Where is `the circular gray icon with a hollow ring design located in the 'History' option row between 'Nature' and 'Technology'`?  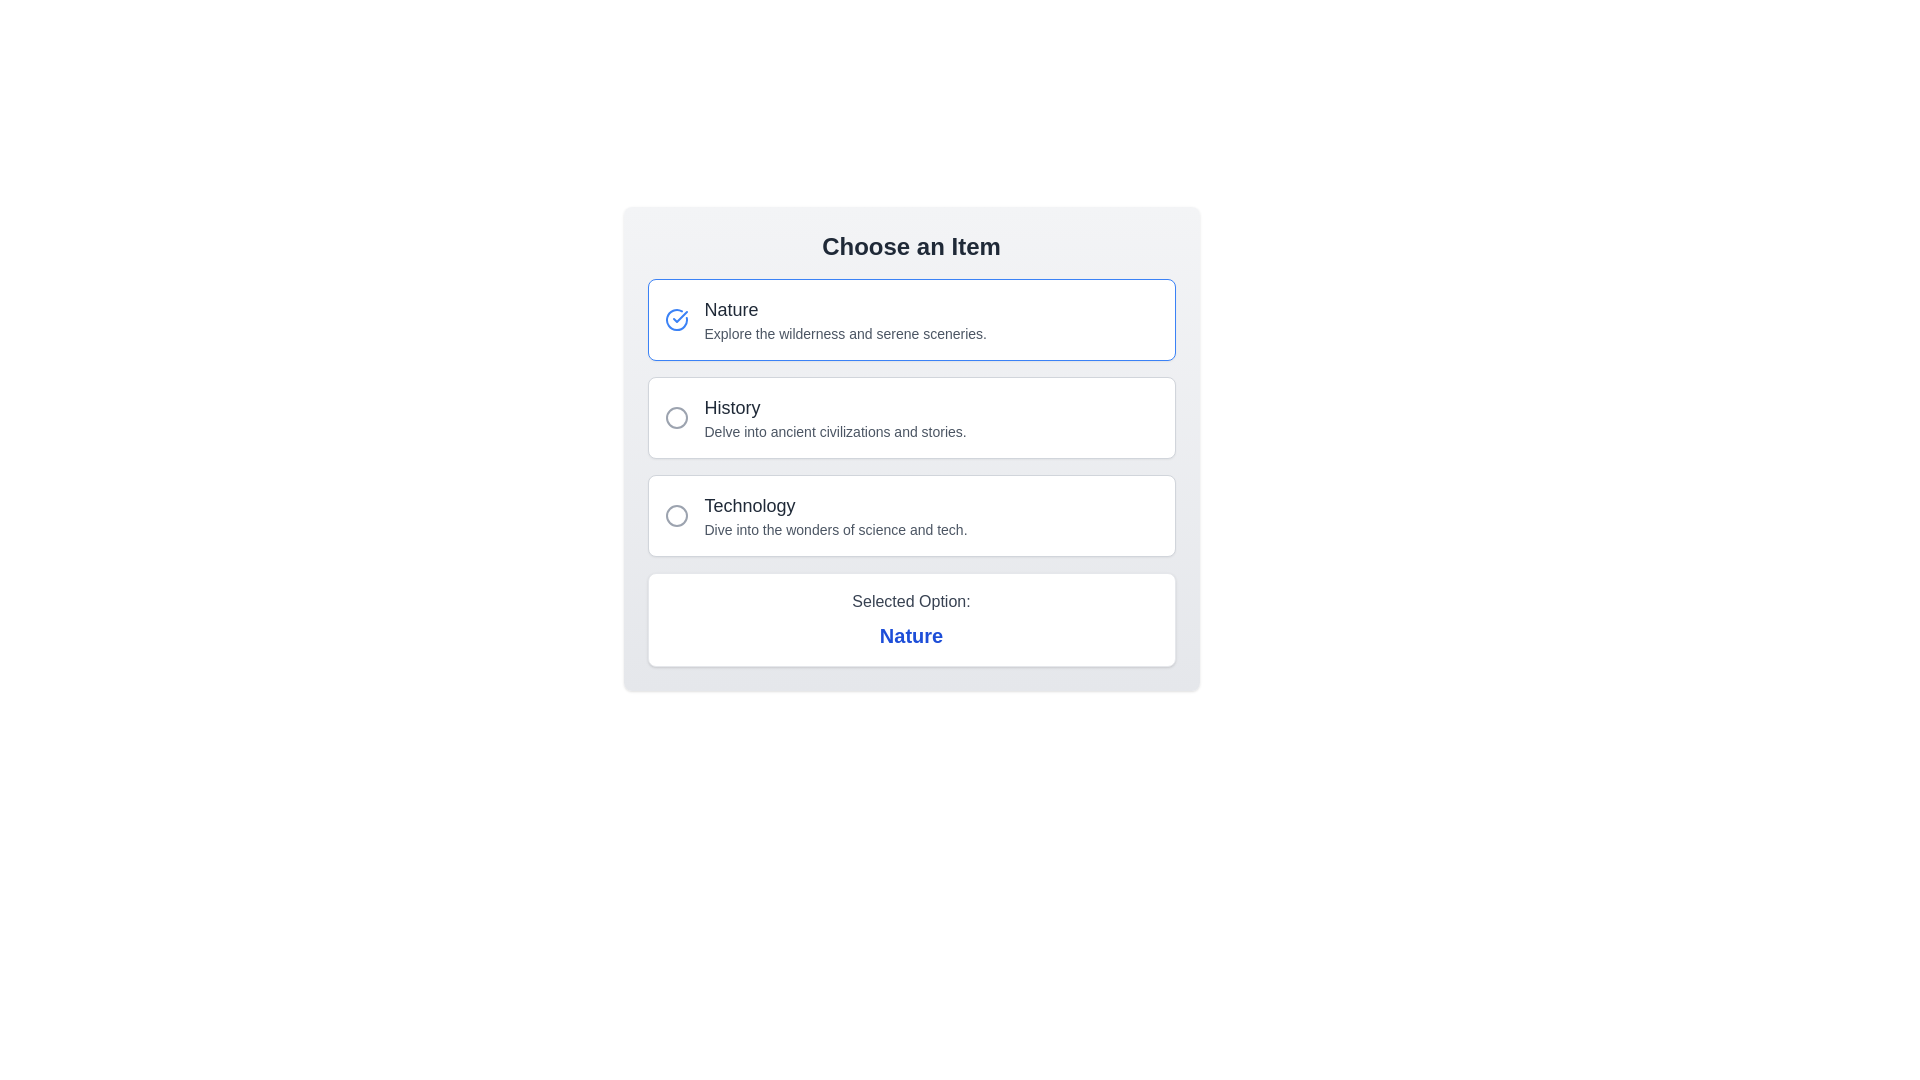
the circular gray icon with a hollow ring design located in the 'History' option row between 'Nature' and 'Technology' is located at coordinates (676, 416).